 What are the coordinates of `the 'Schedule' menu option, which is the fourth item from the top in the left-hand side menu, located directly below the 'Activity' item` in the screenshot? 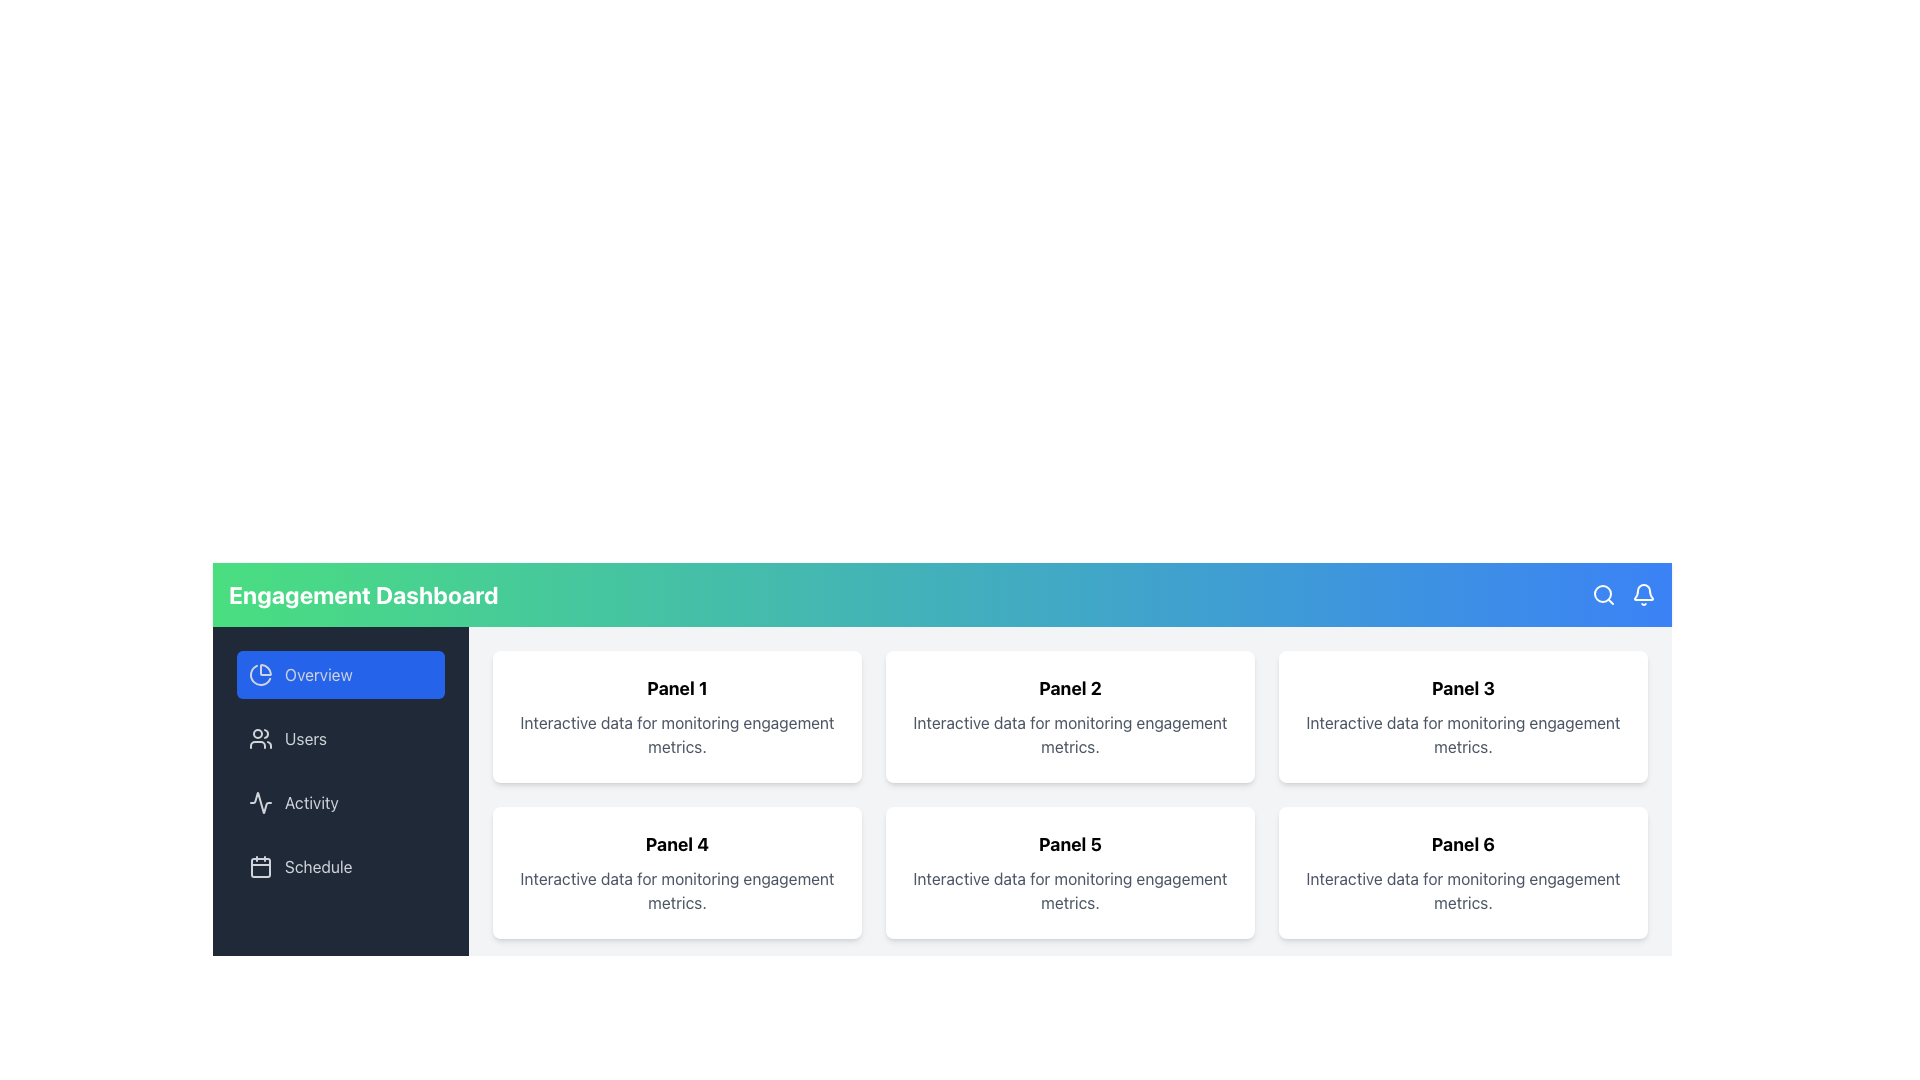 It's located at (317, 866).